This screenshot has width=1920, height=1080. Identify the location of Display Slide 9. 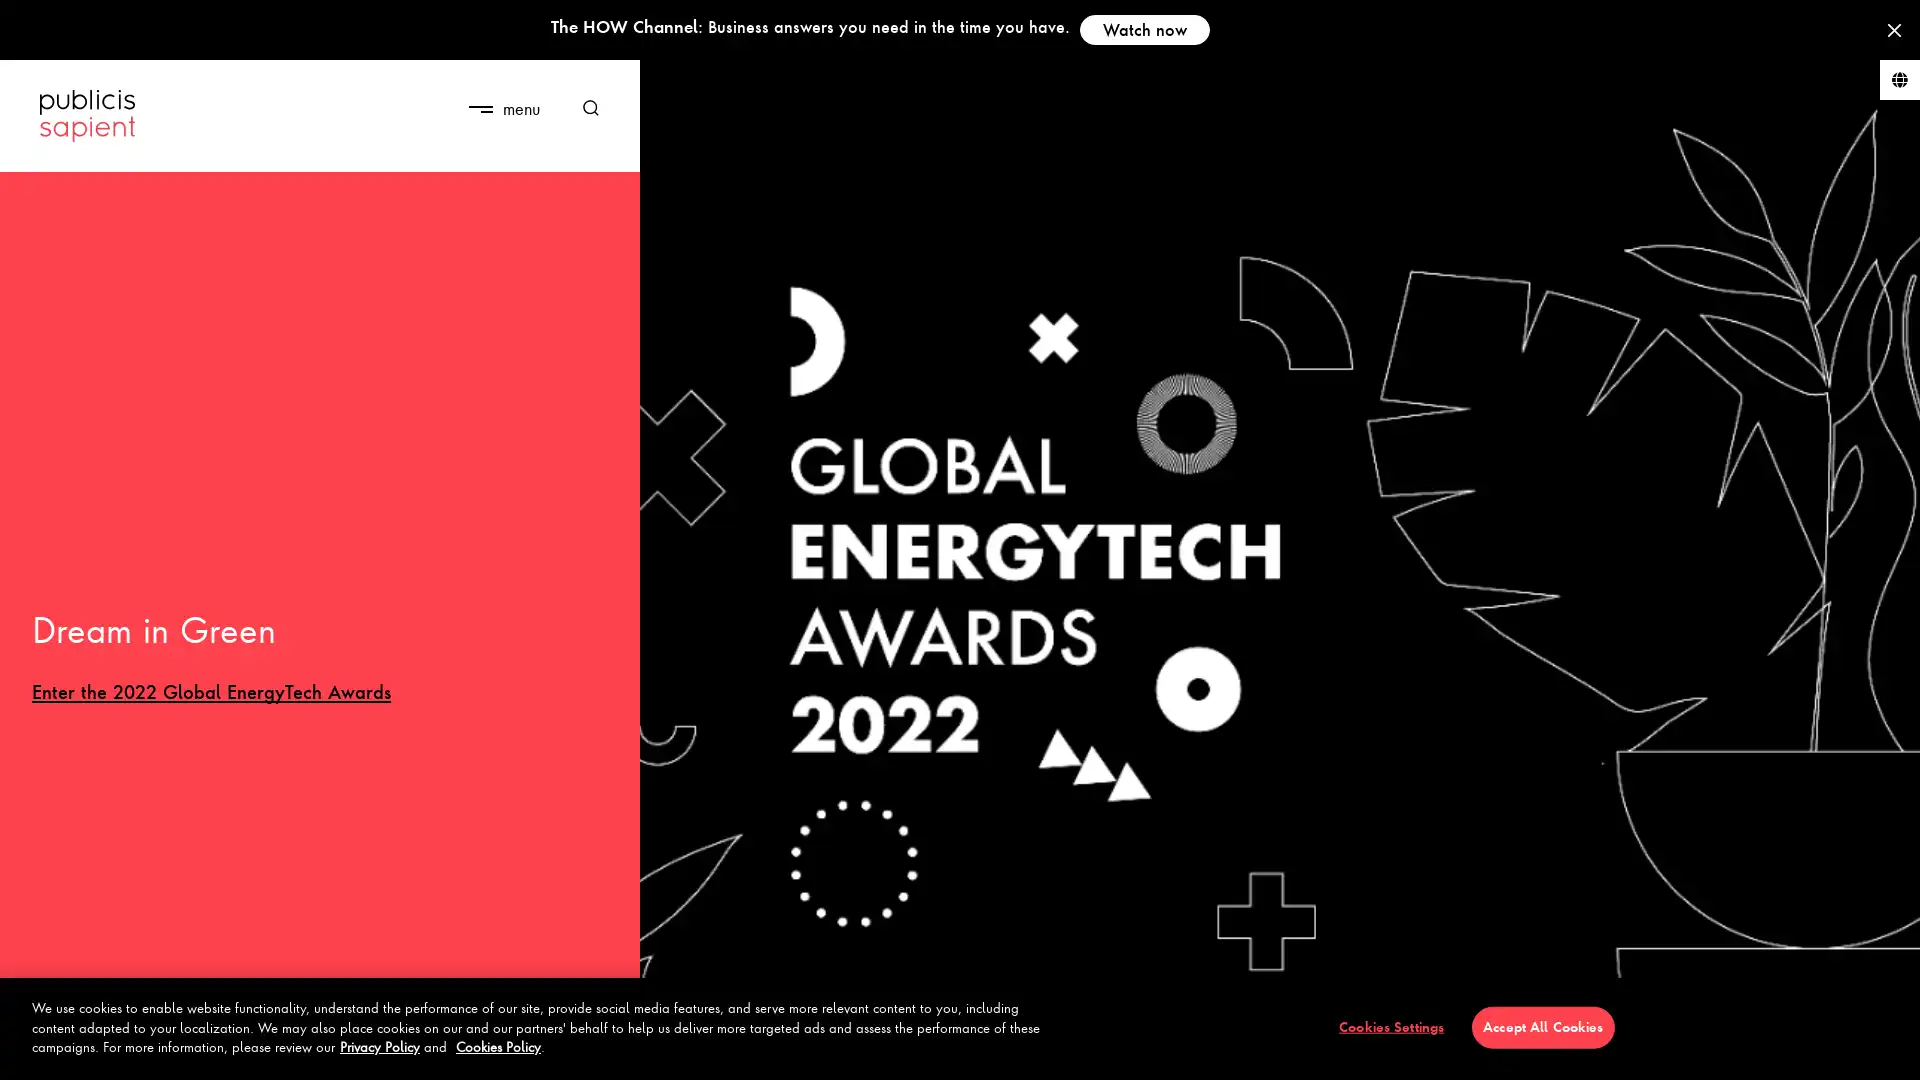
(288, 1052).